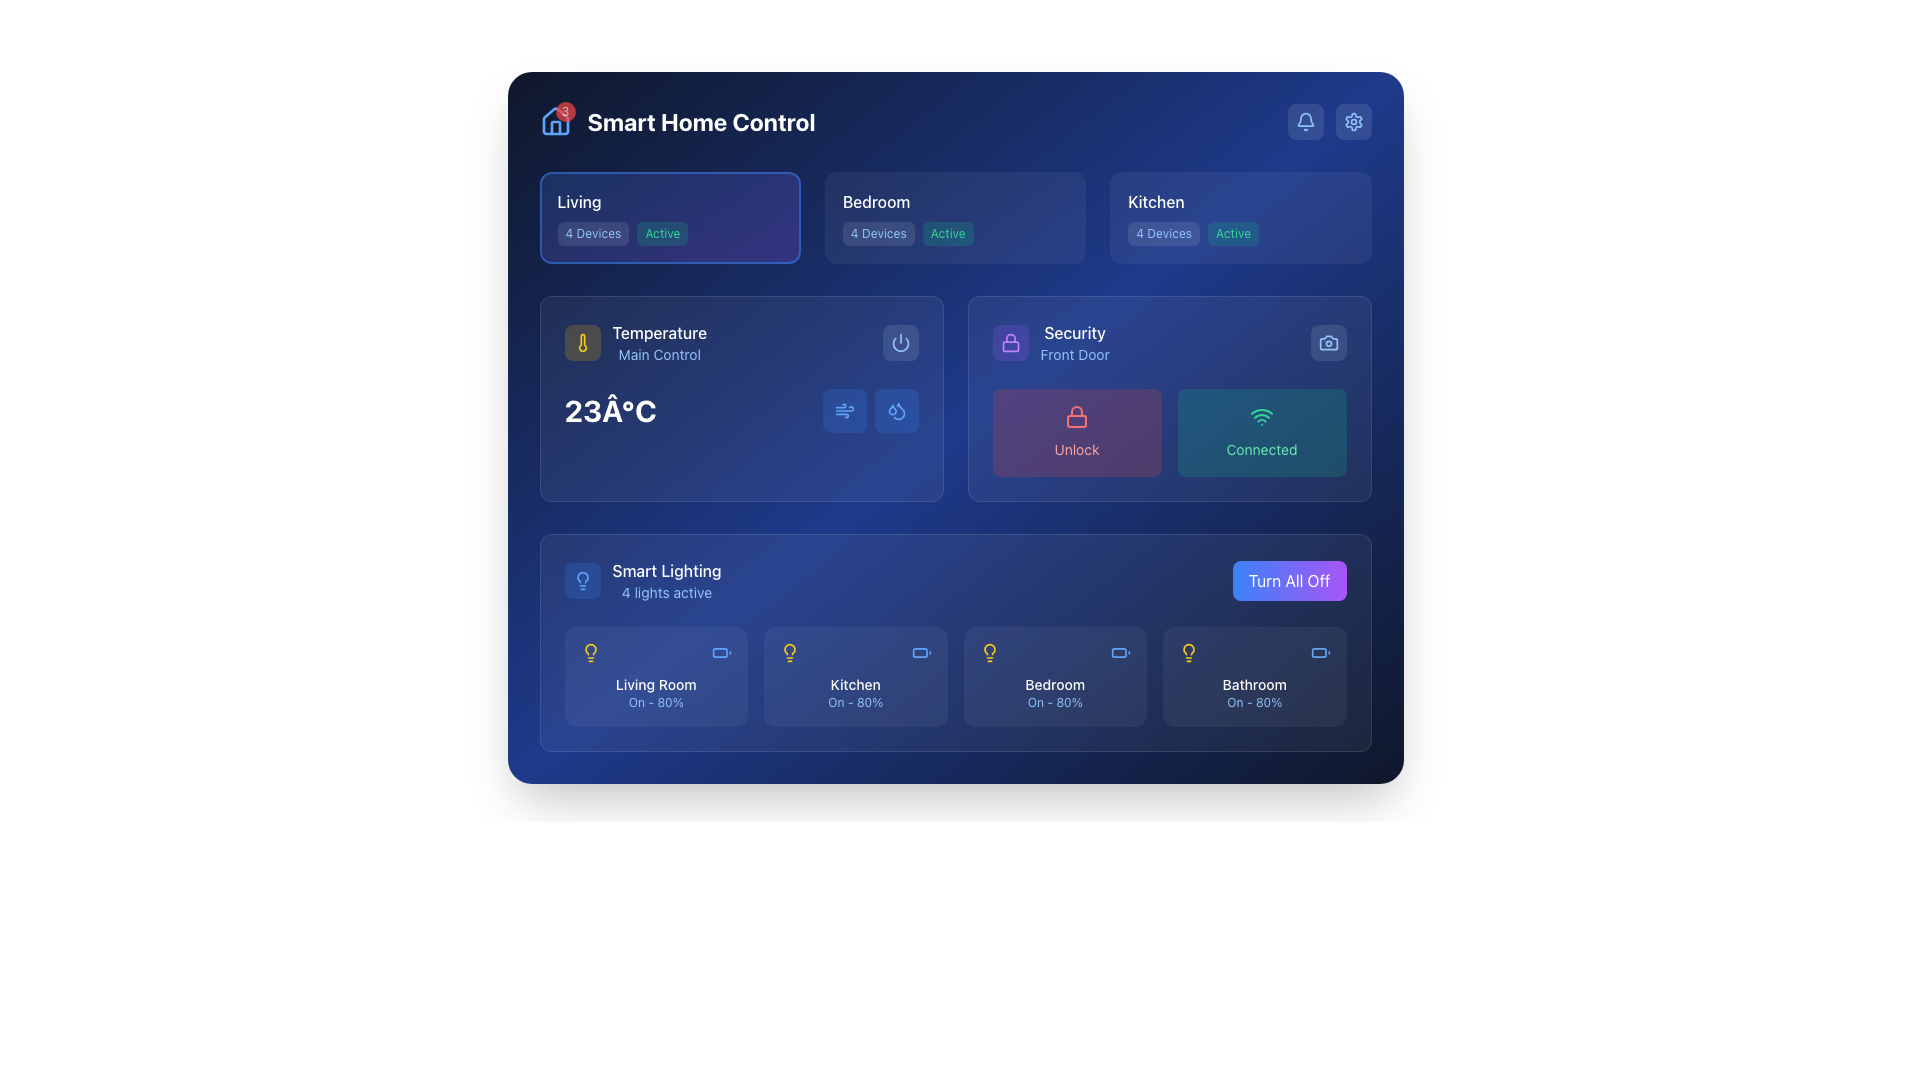  What do you see at coordinates (589, 652) in the screenshot?
I see `the light bulb icon with a yellow stroke located in the 'Smart Lighting' section, which is the first item on the left among a group of icons` at bounding box center [589, 652].